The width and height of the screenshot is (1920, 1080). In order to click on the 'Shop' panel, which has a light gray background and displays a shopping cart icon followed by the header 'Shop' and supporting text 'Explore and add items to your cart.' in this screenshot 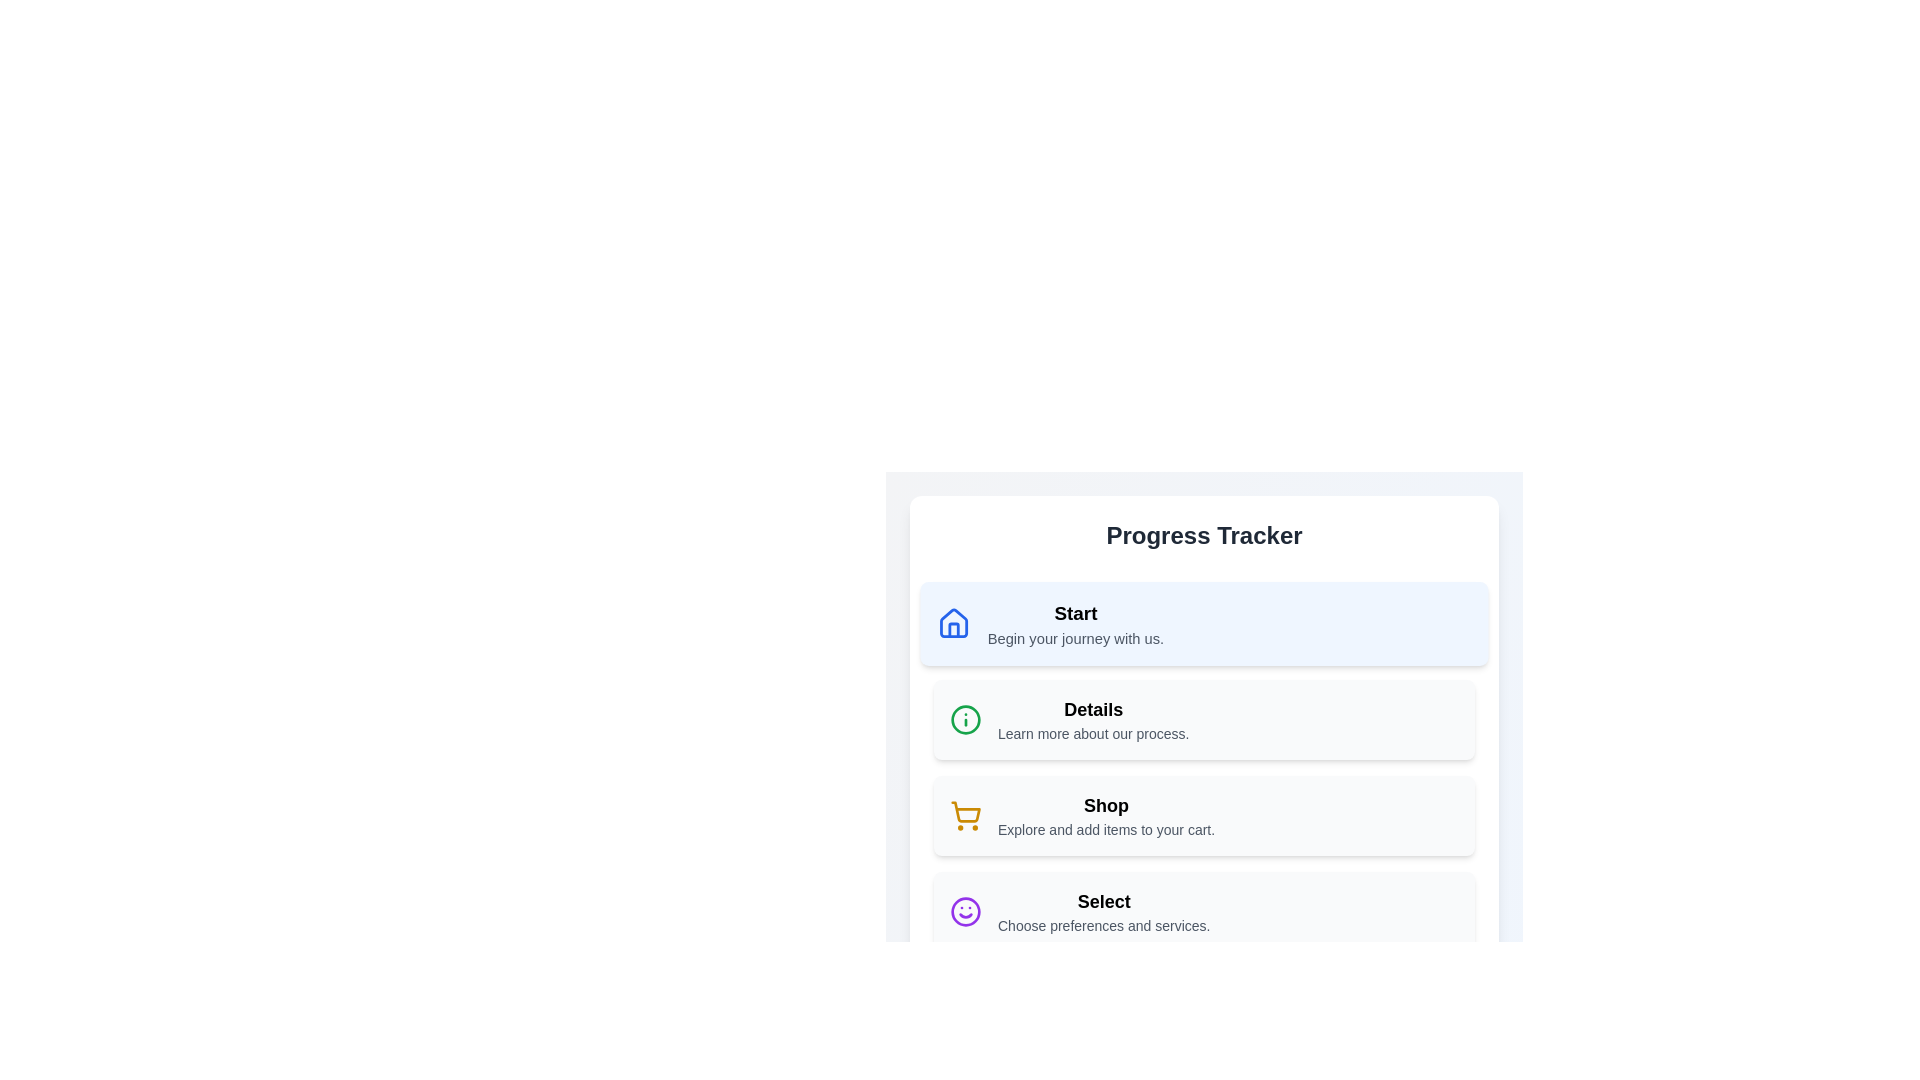, I will do `click(1203, 816)`.